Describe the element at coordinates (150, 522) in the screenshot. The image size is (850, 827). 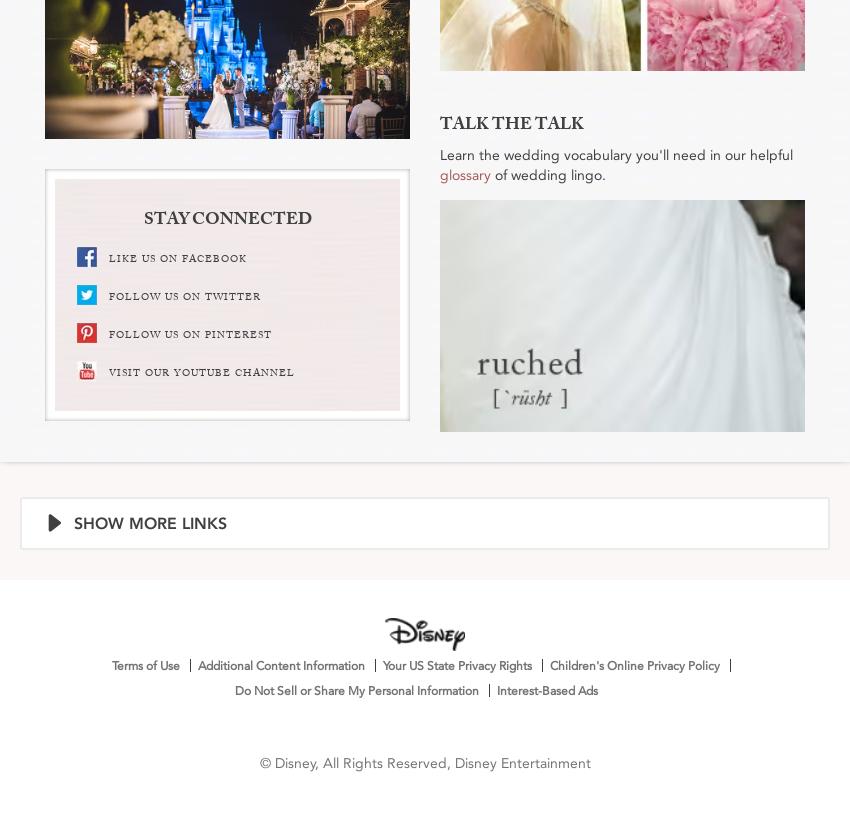
I see `'show more links'` at that location.